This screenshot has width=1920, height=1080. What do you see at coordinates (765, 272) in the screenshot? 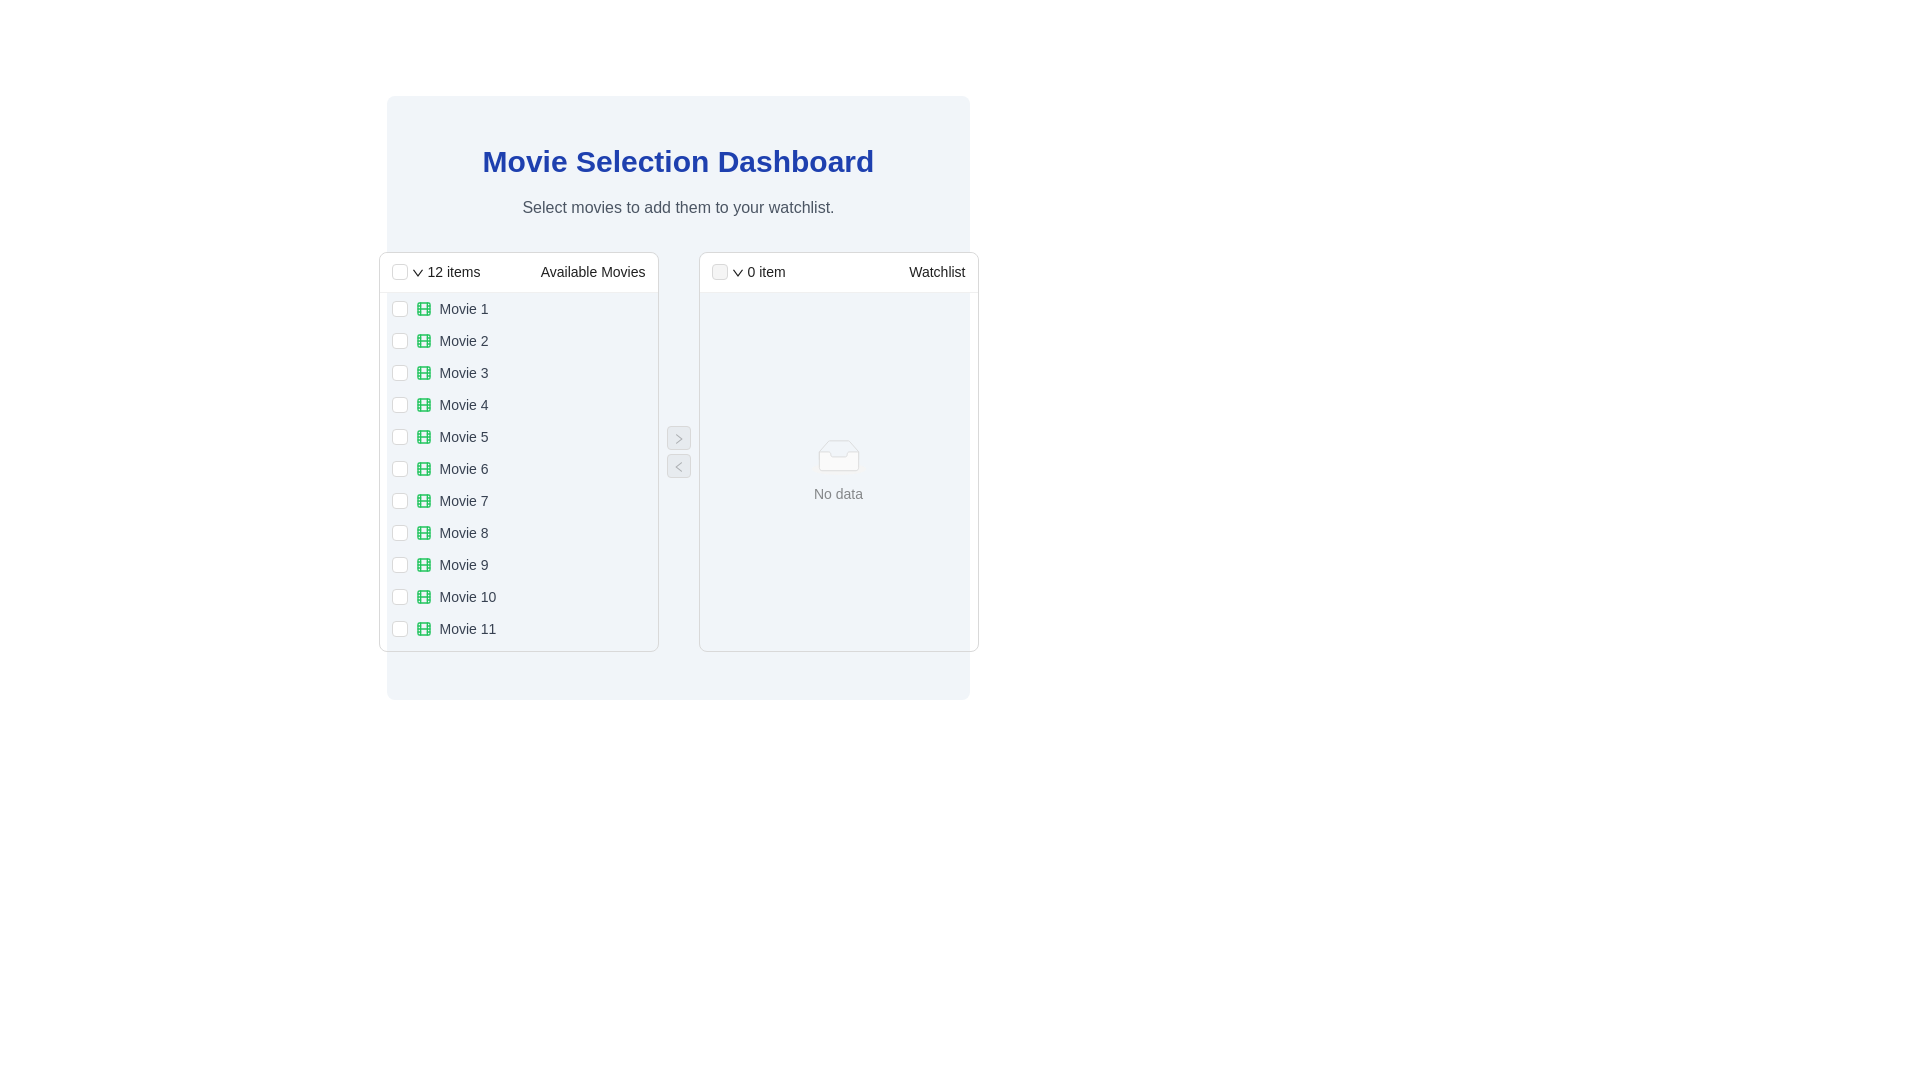
I see `the Text label indicating the count of items, which currently displays '0', located in the top-left of the 'Watchlist' section header` at bounding box center [765, 272].